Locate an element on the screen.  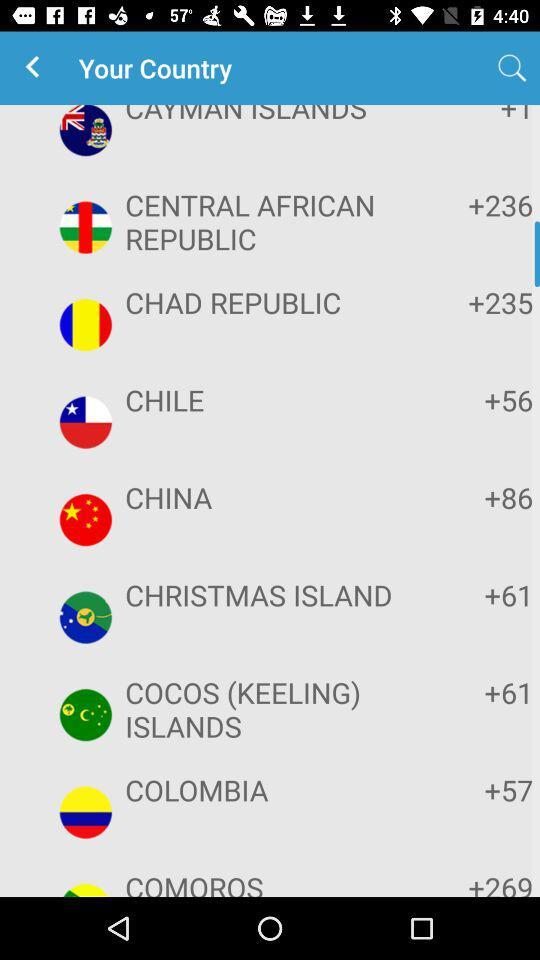
item above the chad republic app is located at coordinates (471, 204).